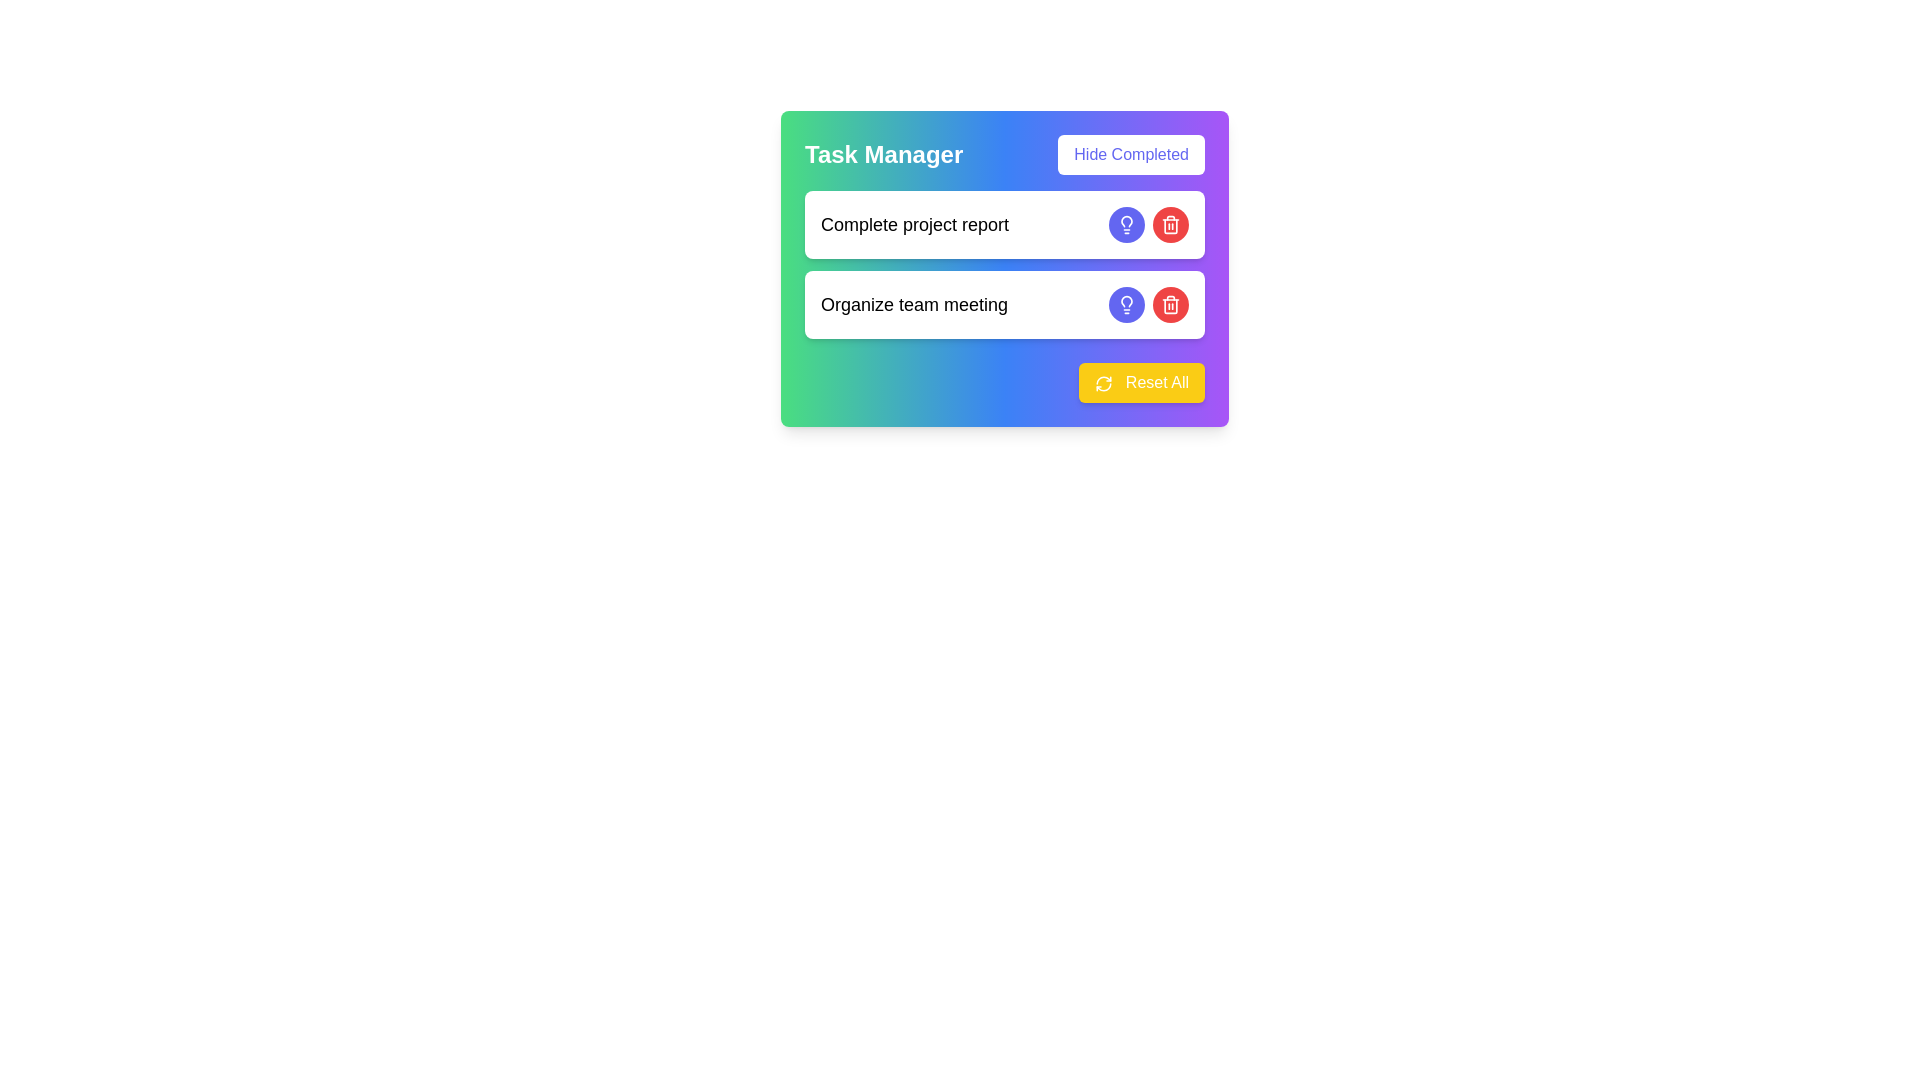  I want to click on the prominent text label displaying the title 'Complete project report' in the Task Manager interface, so click(914, 224).